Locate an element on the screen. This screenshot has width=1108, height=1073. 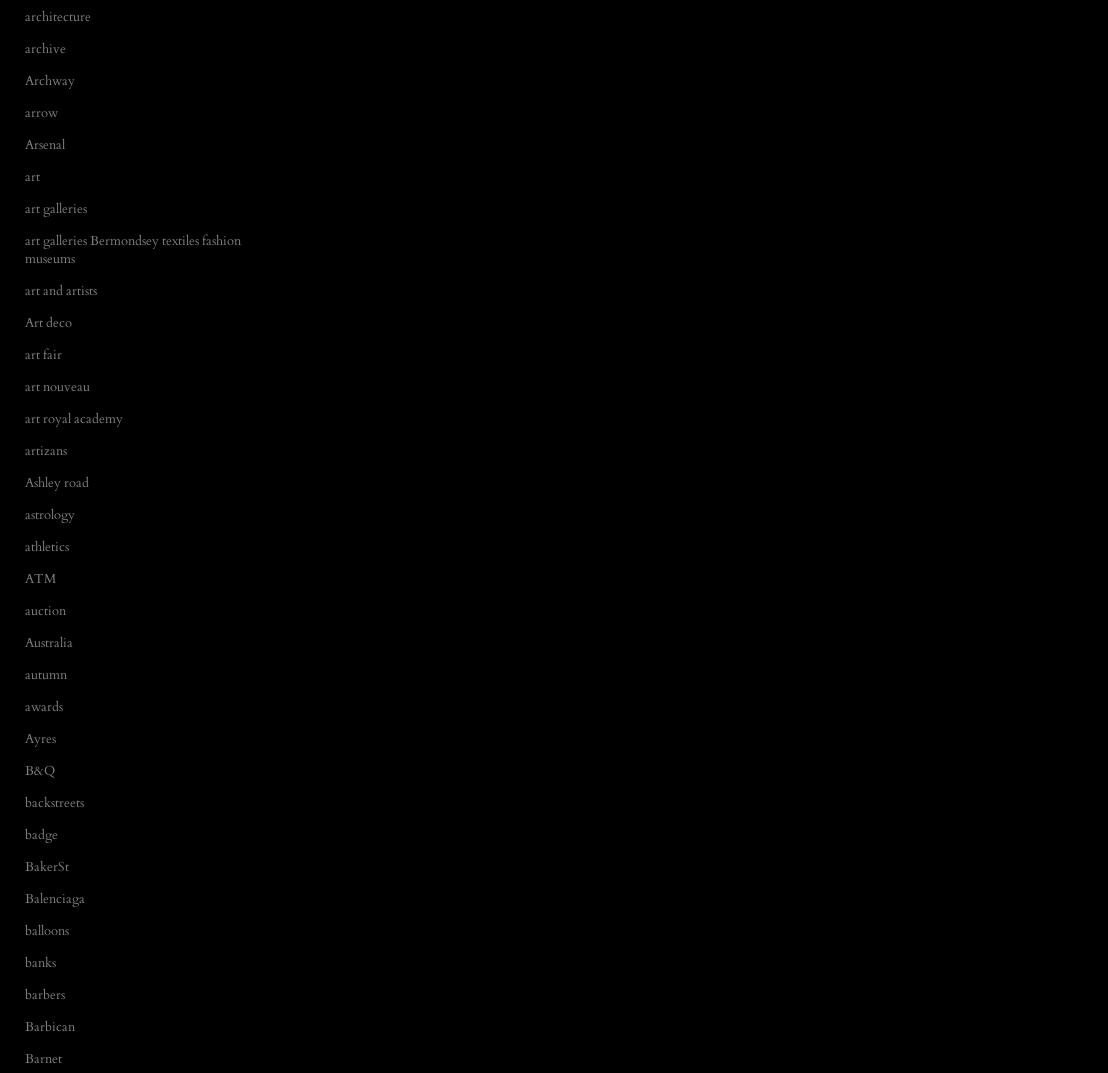
'banks' is located at coordinates (25, 961).